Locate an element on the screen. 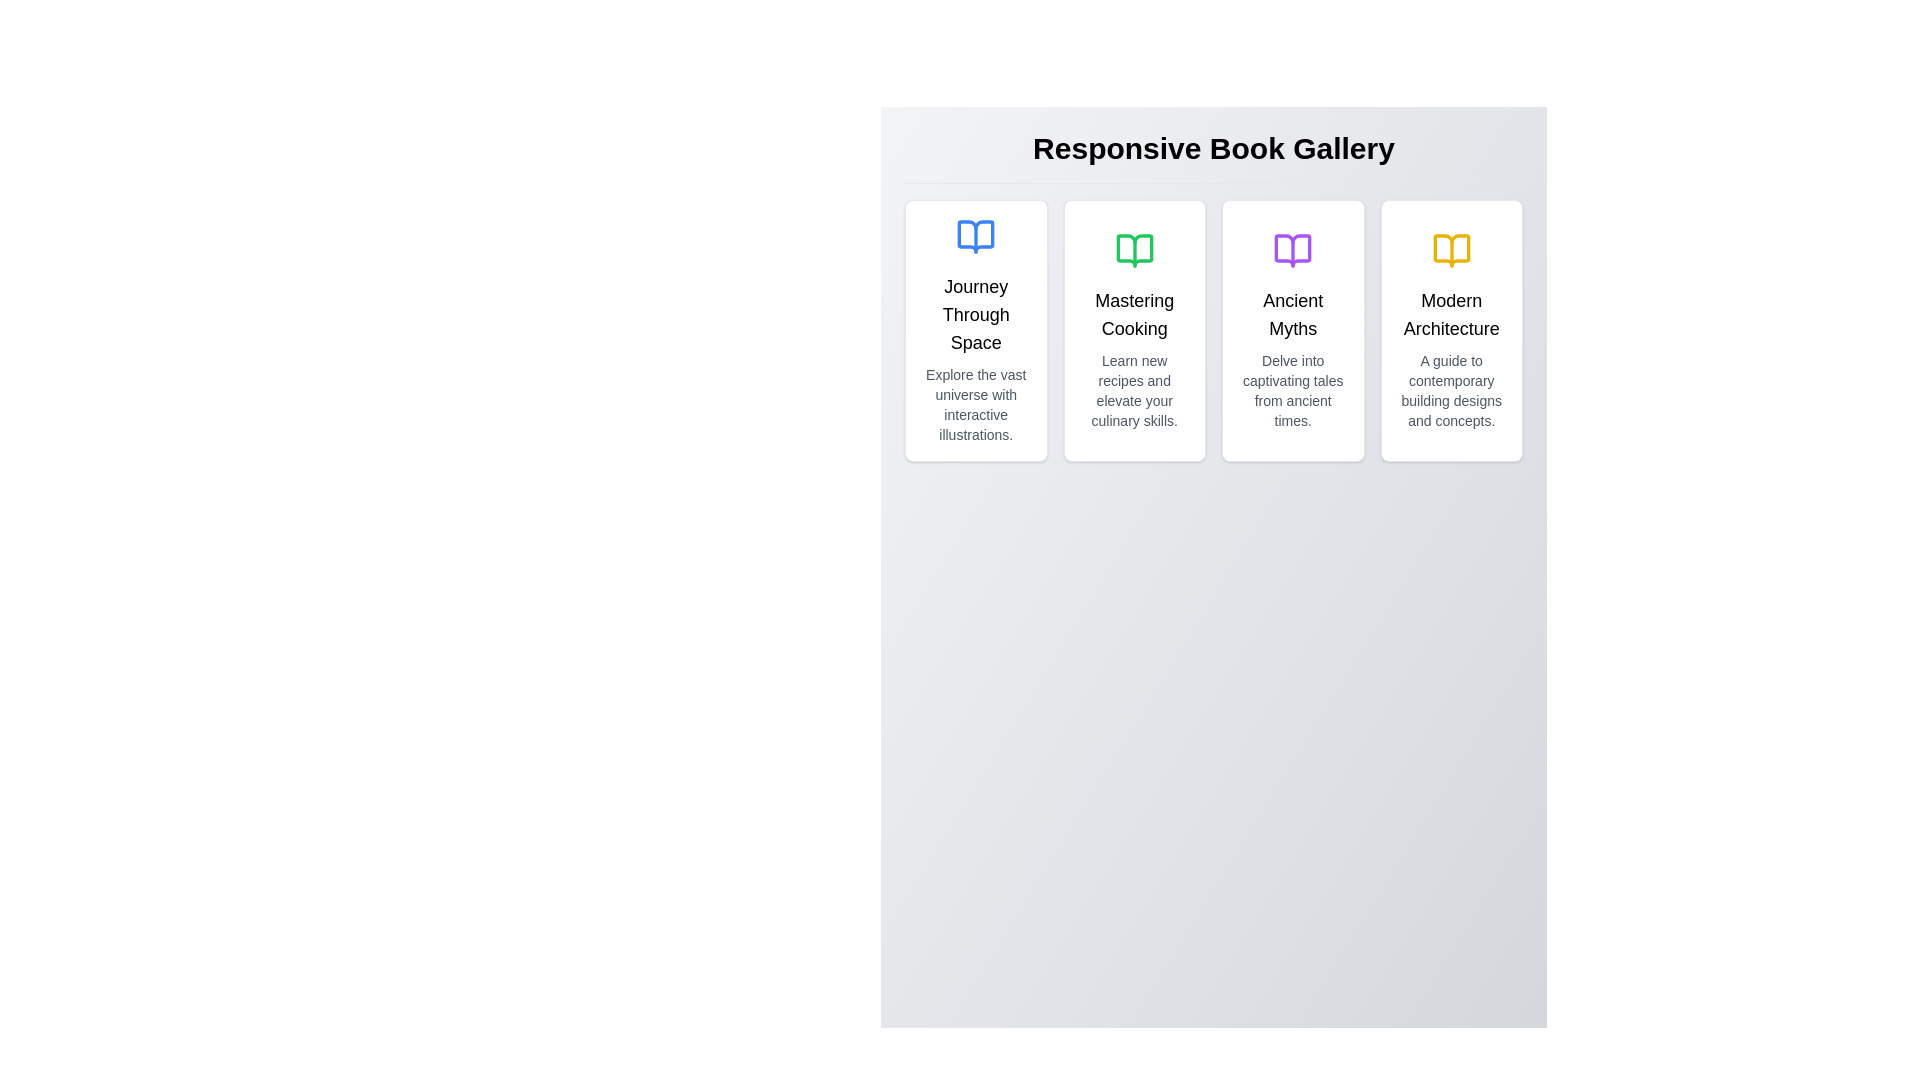 The height and width of the screenshot is (1080, 1920). the open book icon, which is styled in purple and located at the top center of the card labeled 'Ancient Myths' is located at coordinates (1293, 249).